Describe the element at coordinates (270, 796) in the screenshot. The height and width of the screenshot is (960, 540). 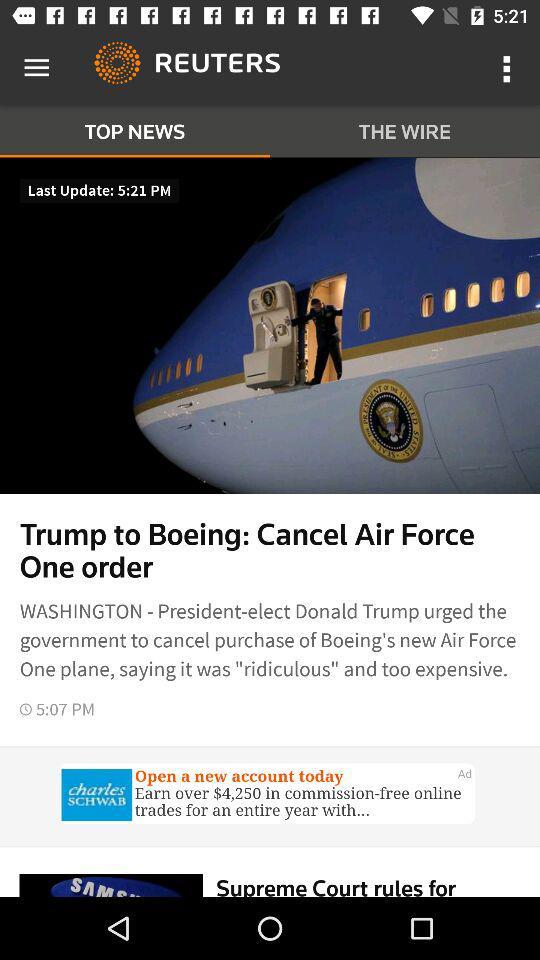
I see `advertisements website` at that location.